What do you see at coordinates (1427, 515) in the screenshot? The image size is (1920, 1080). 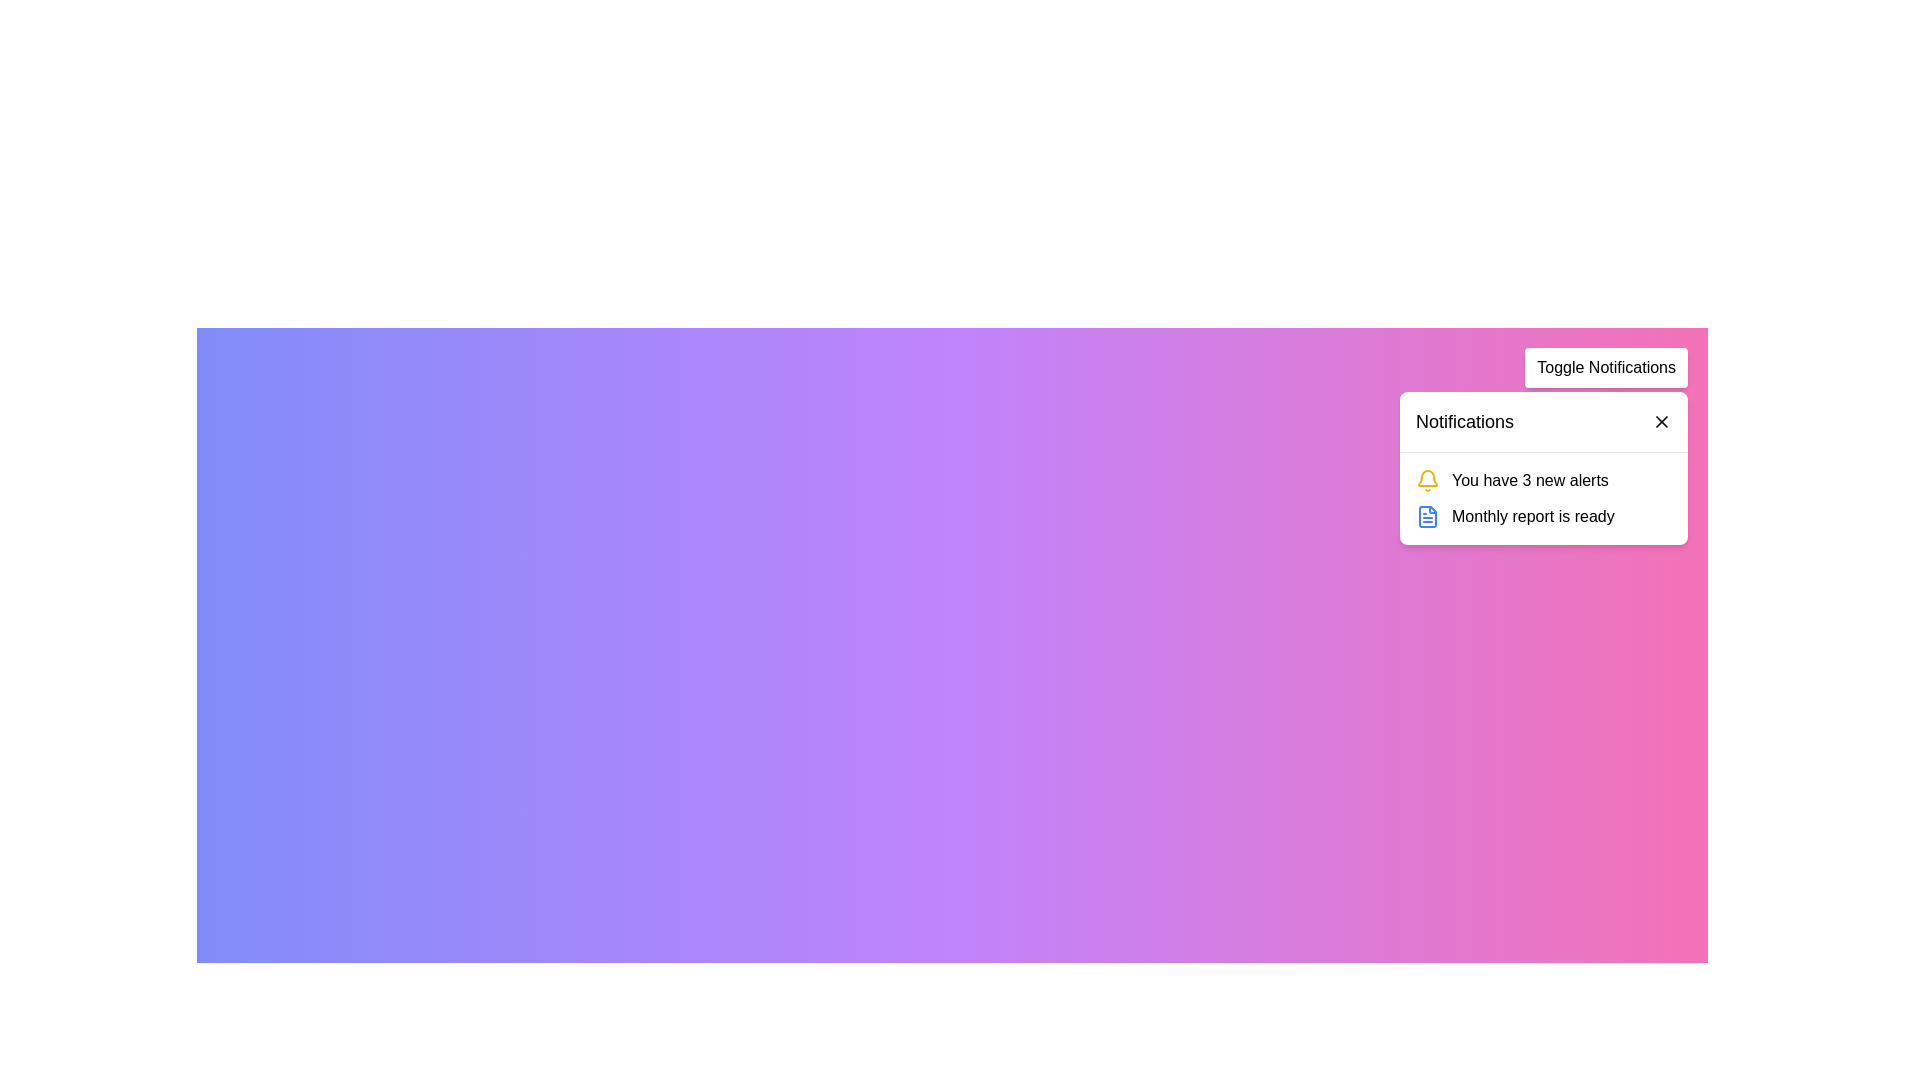 I see `the file or document icon that serves as a visual cue for the notification message indicating 'Monthly report is ready'` at bounding box center [1427, 515].